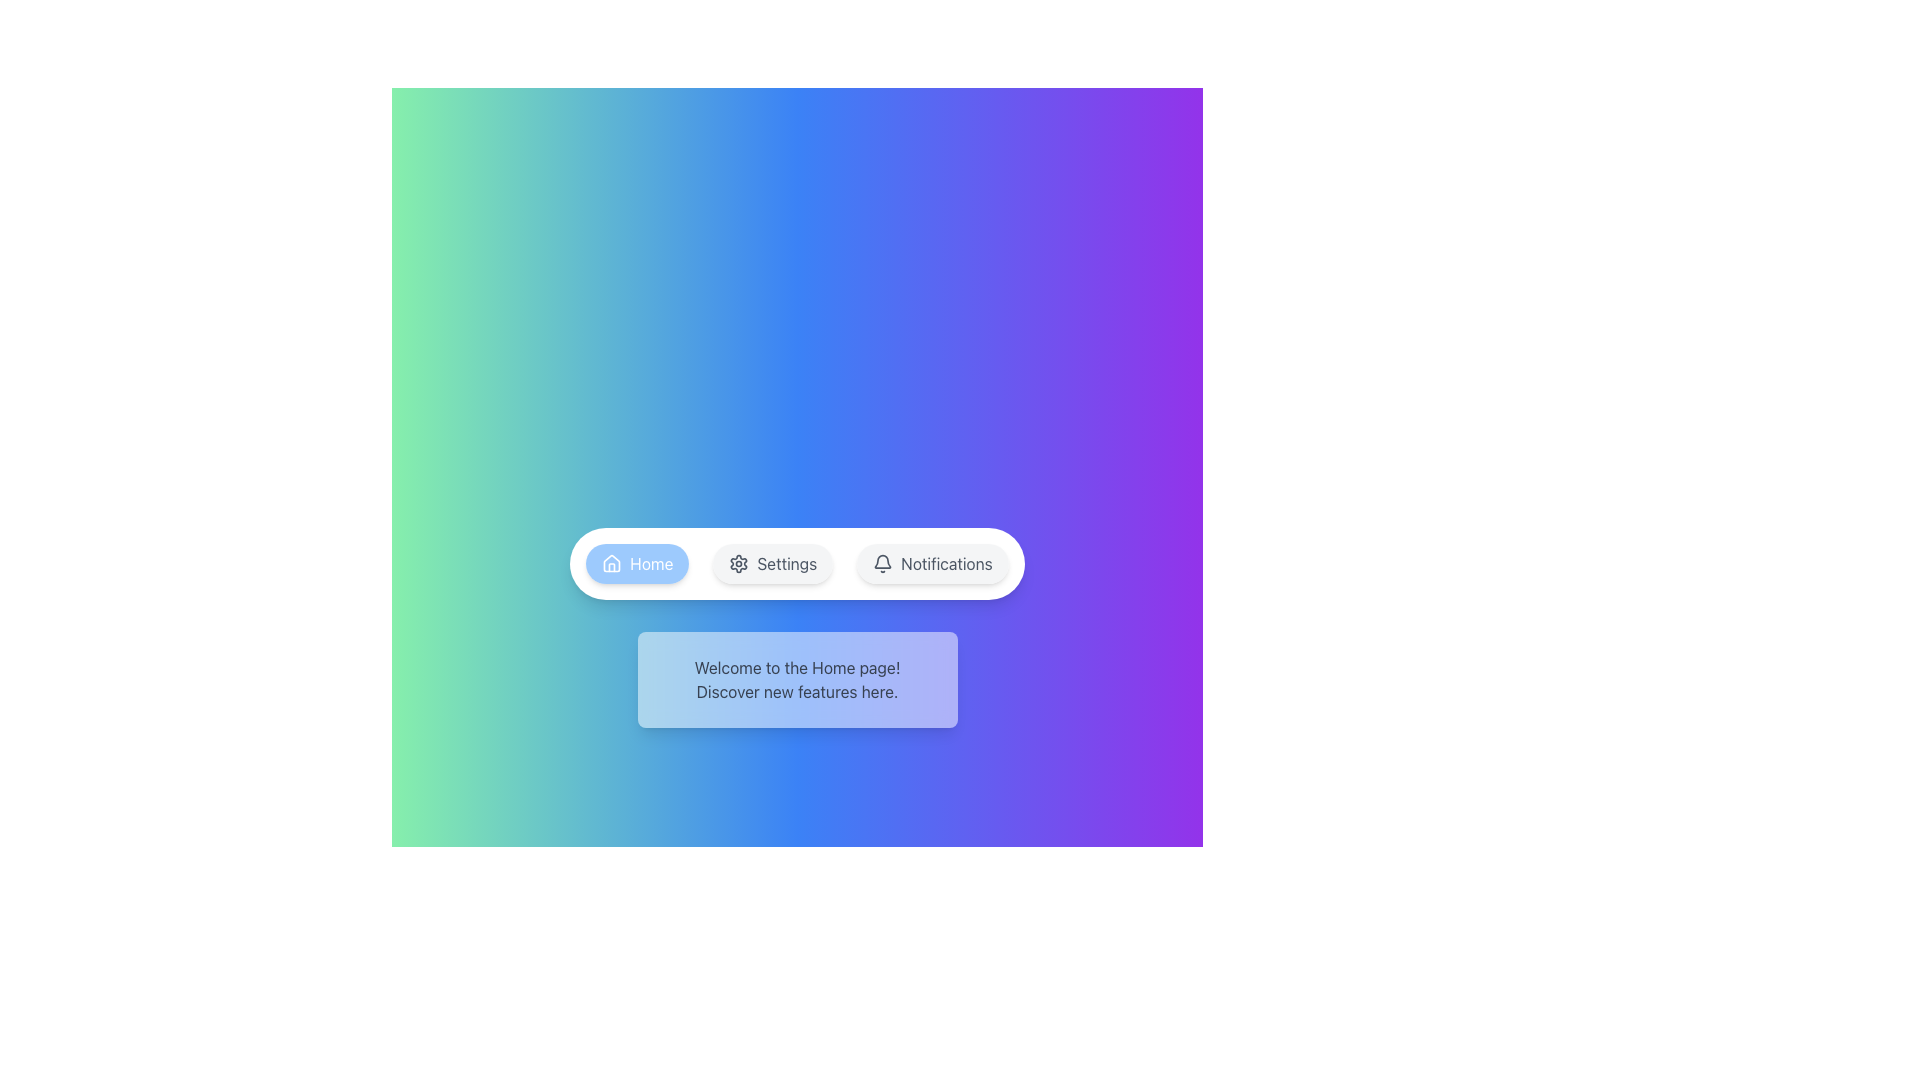 This screenshot has height=1080, width=1920. I want to click on the horizontal navigation bar with a white background and rounded corners, which contains the buttons 'Home', 'Settings', and 'Notifications', so click(796, 563).